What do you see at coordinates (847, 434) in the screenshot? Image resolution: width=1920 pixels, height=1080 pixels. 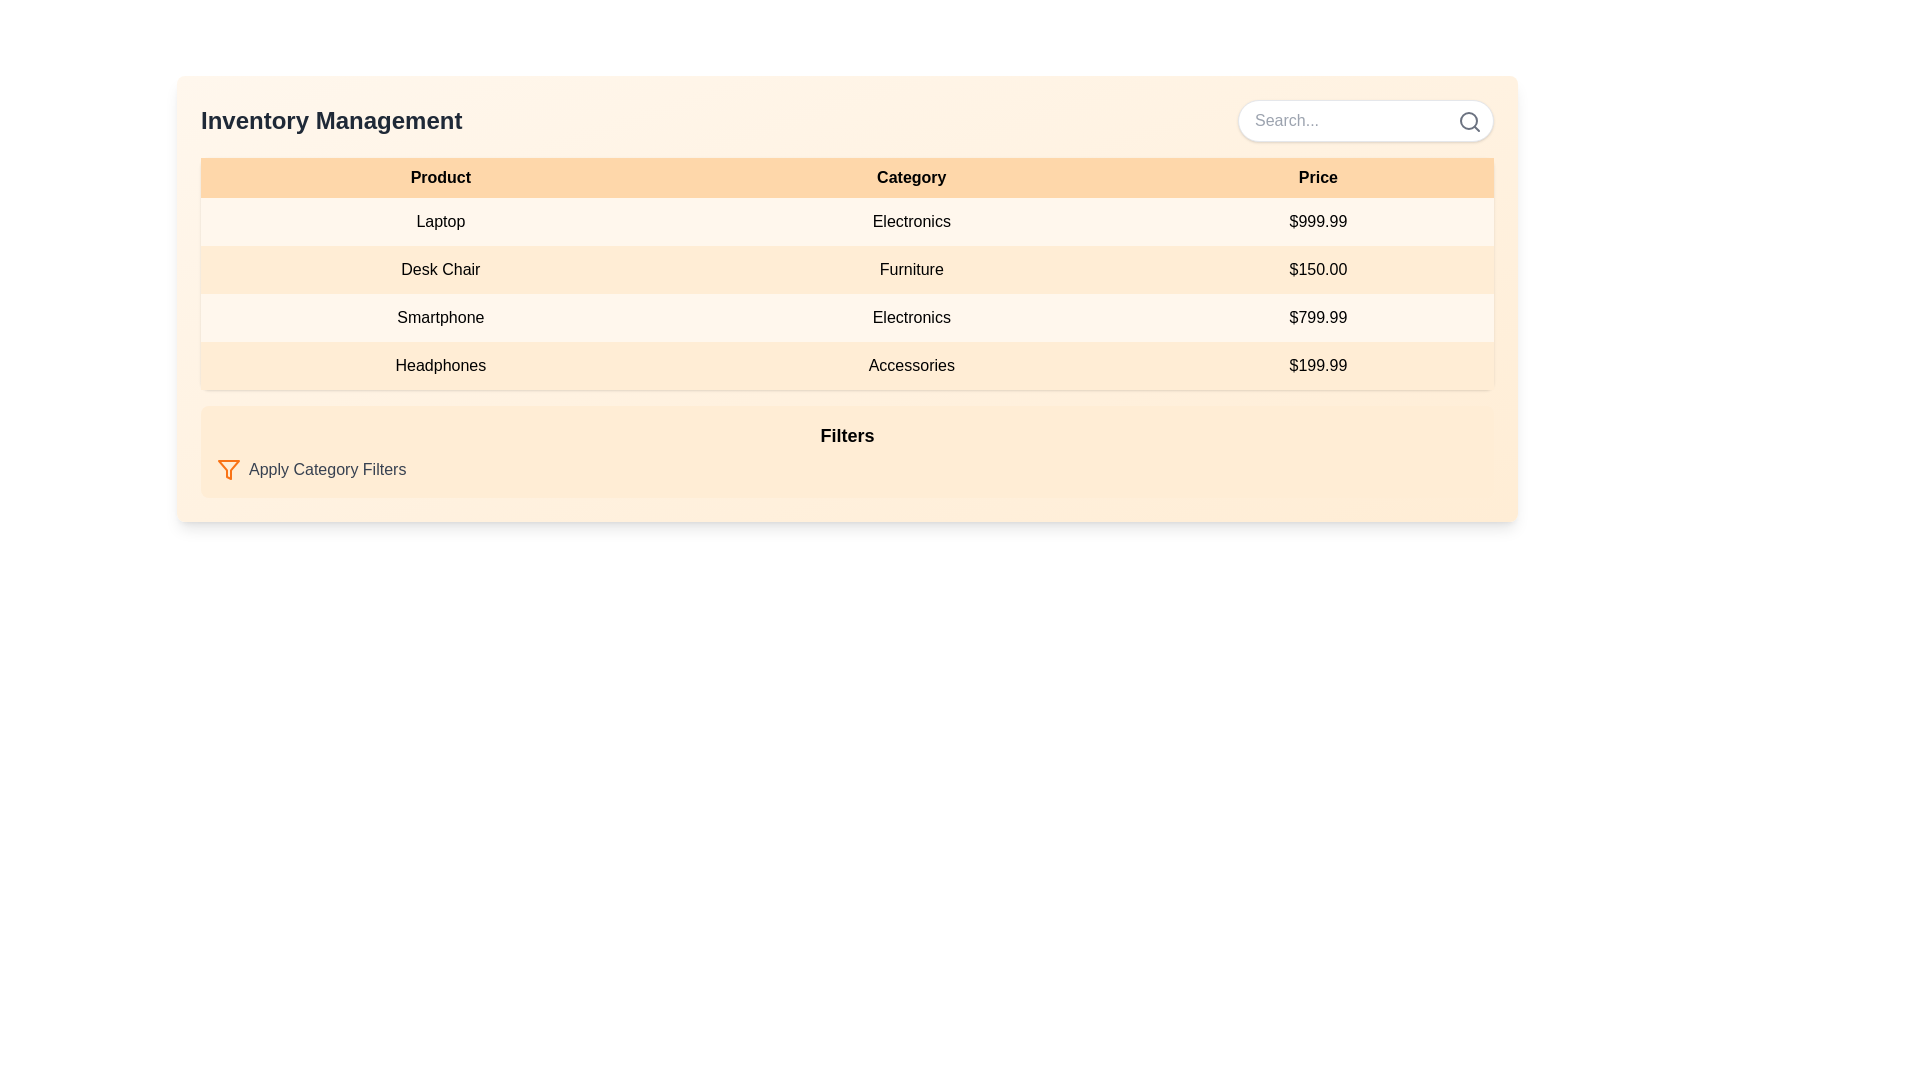 I see `text label indicating the title or purpose of the section for applying filters, which is centrally positioned above the text 'Apply Category Filters'` at bounding box center [847, 434].